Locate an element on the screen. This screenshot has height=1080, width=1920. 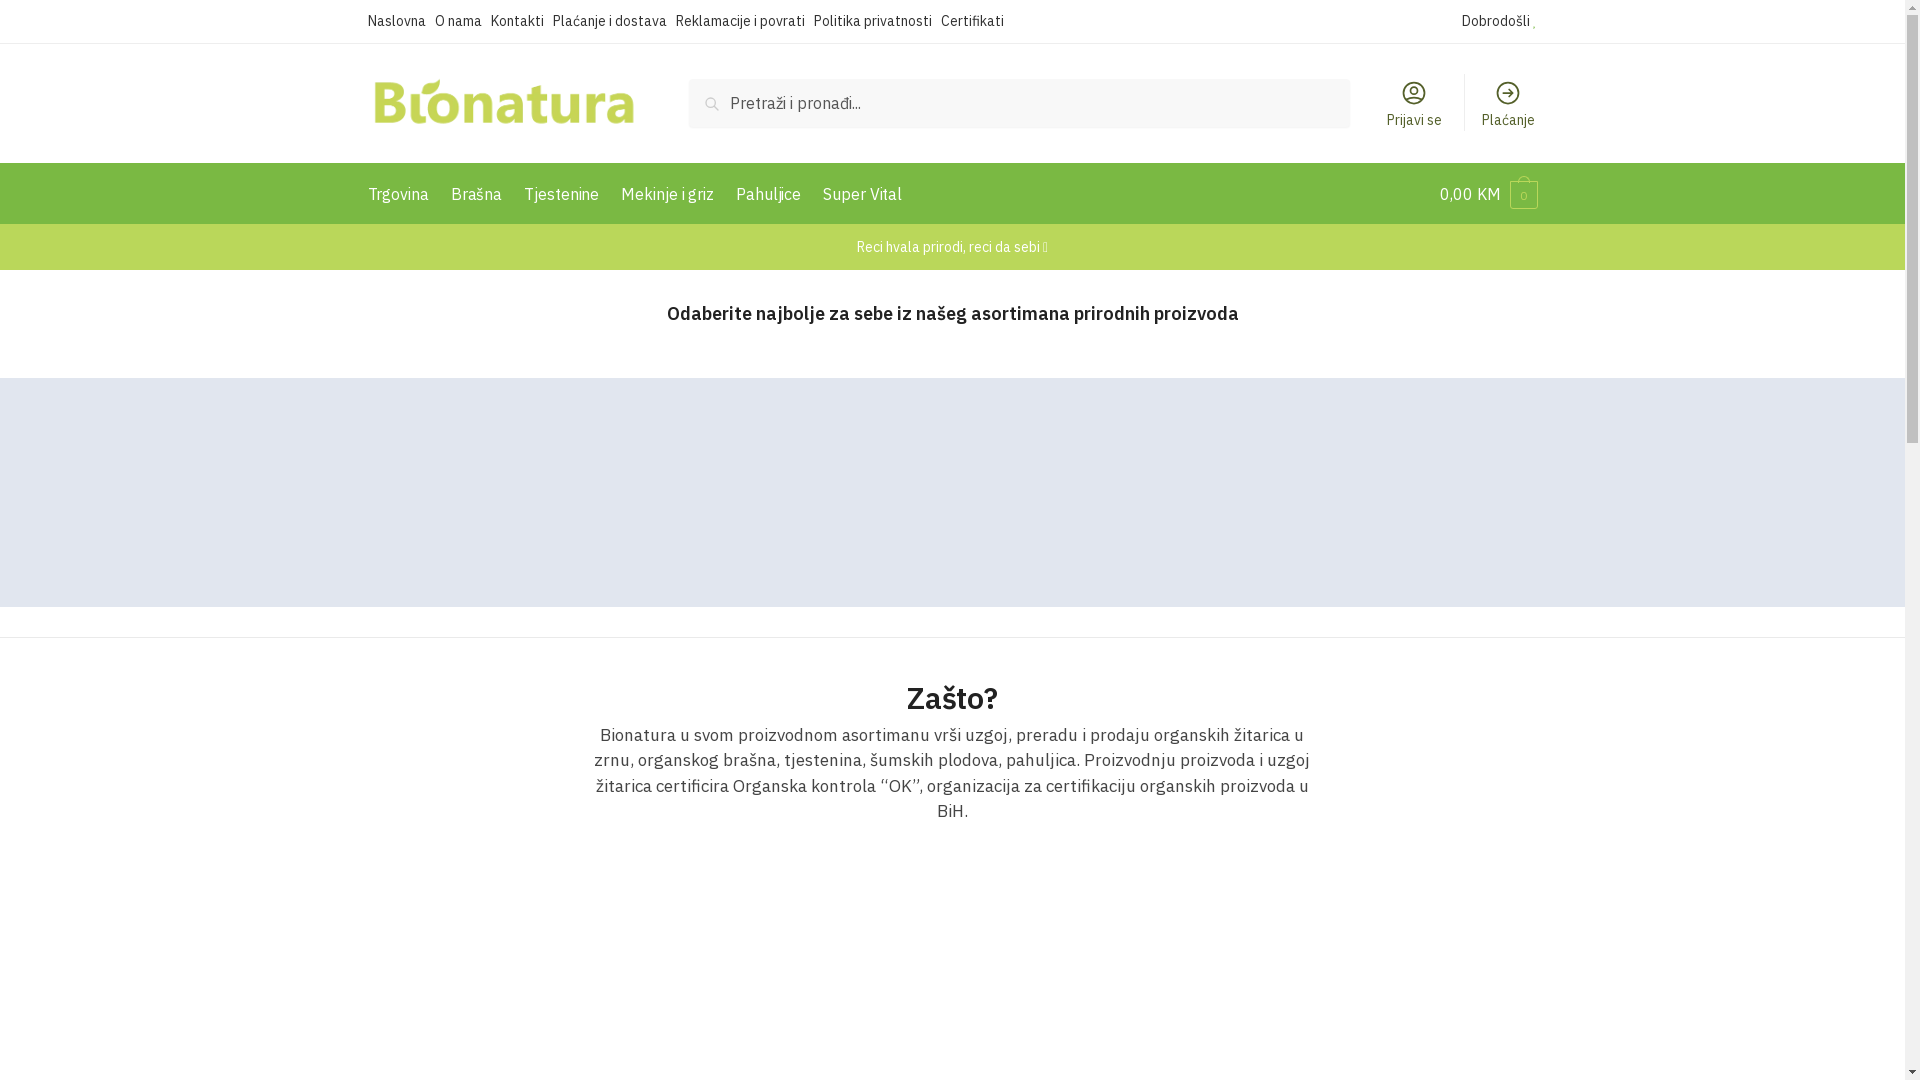
'Mekinje i griz' is located at coordinates (612, 193).